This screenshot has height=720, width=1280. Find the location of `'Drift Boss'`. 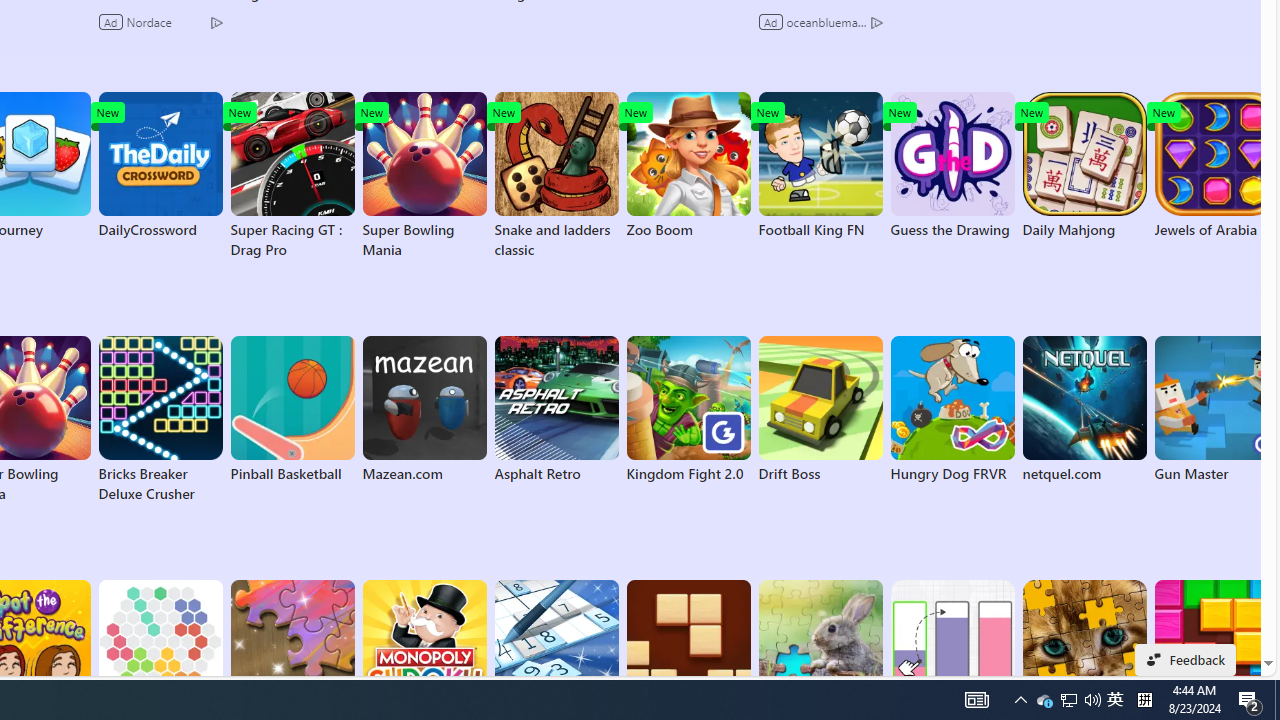

'Drift Boss' is located at coordinates (820, 409).